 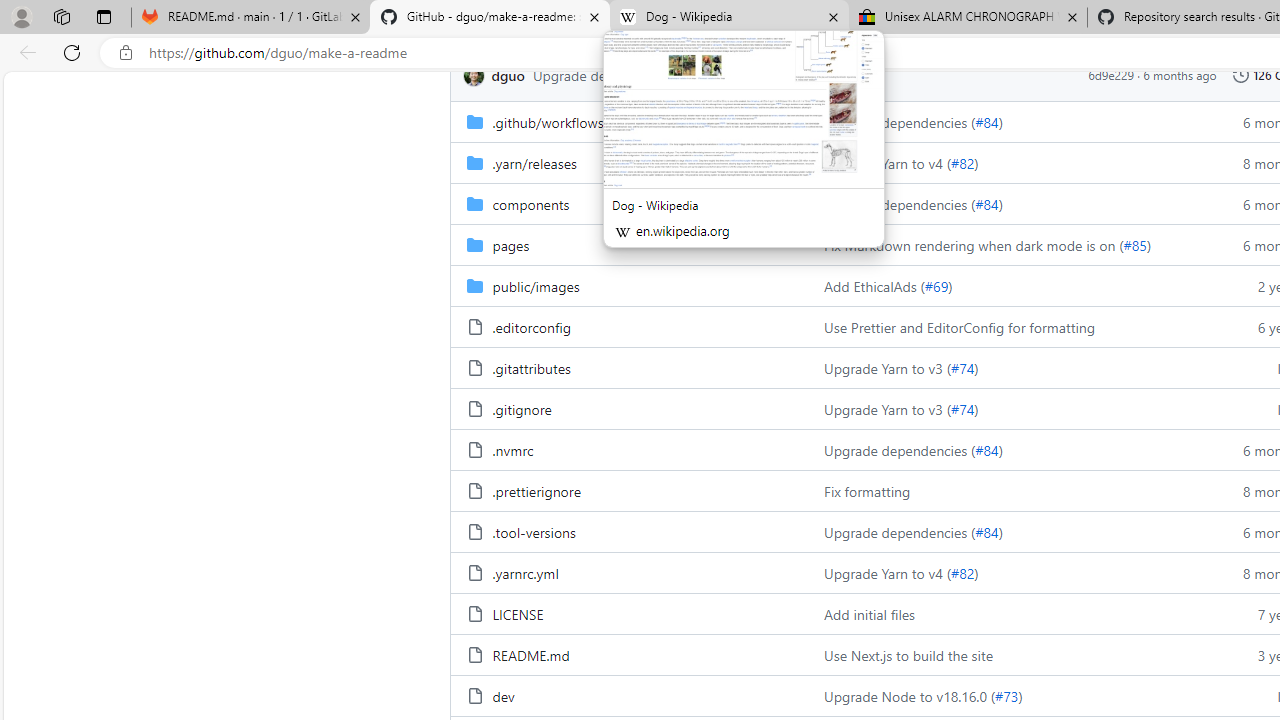 I want to click on 'Personal Profile', so click(x=21, y=16).